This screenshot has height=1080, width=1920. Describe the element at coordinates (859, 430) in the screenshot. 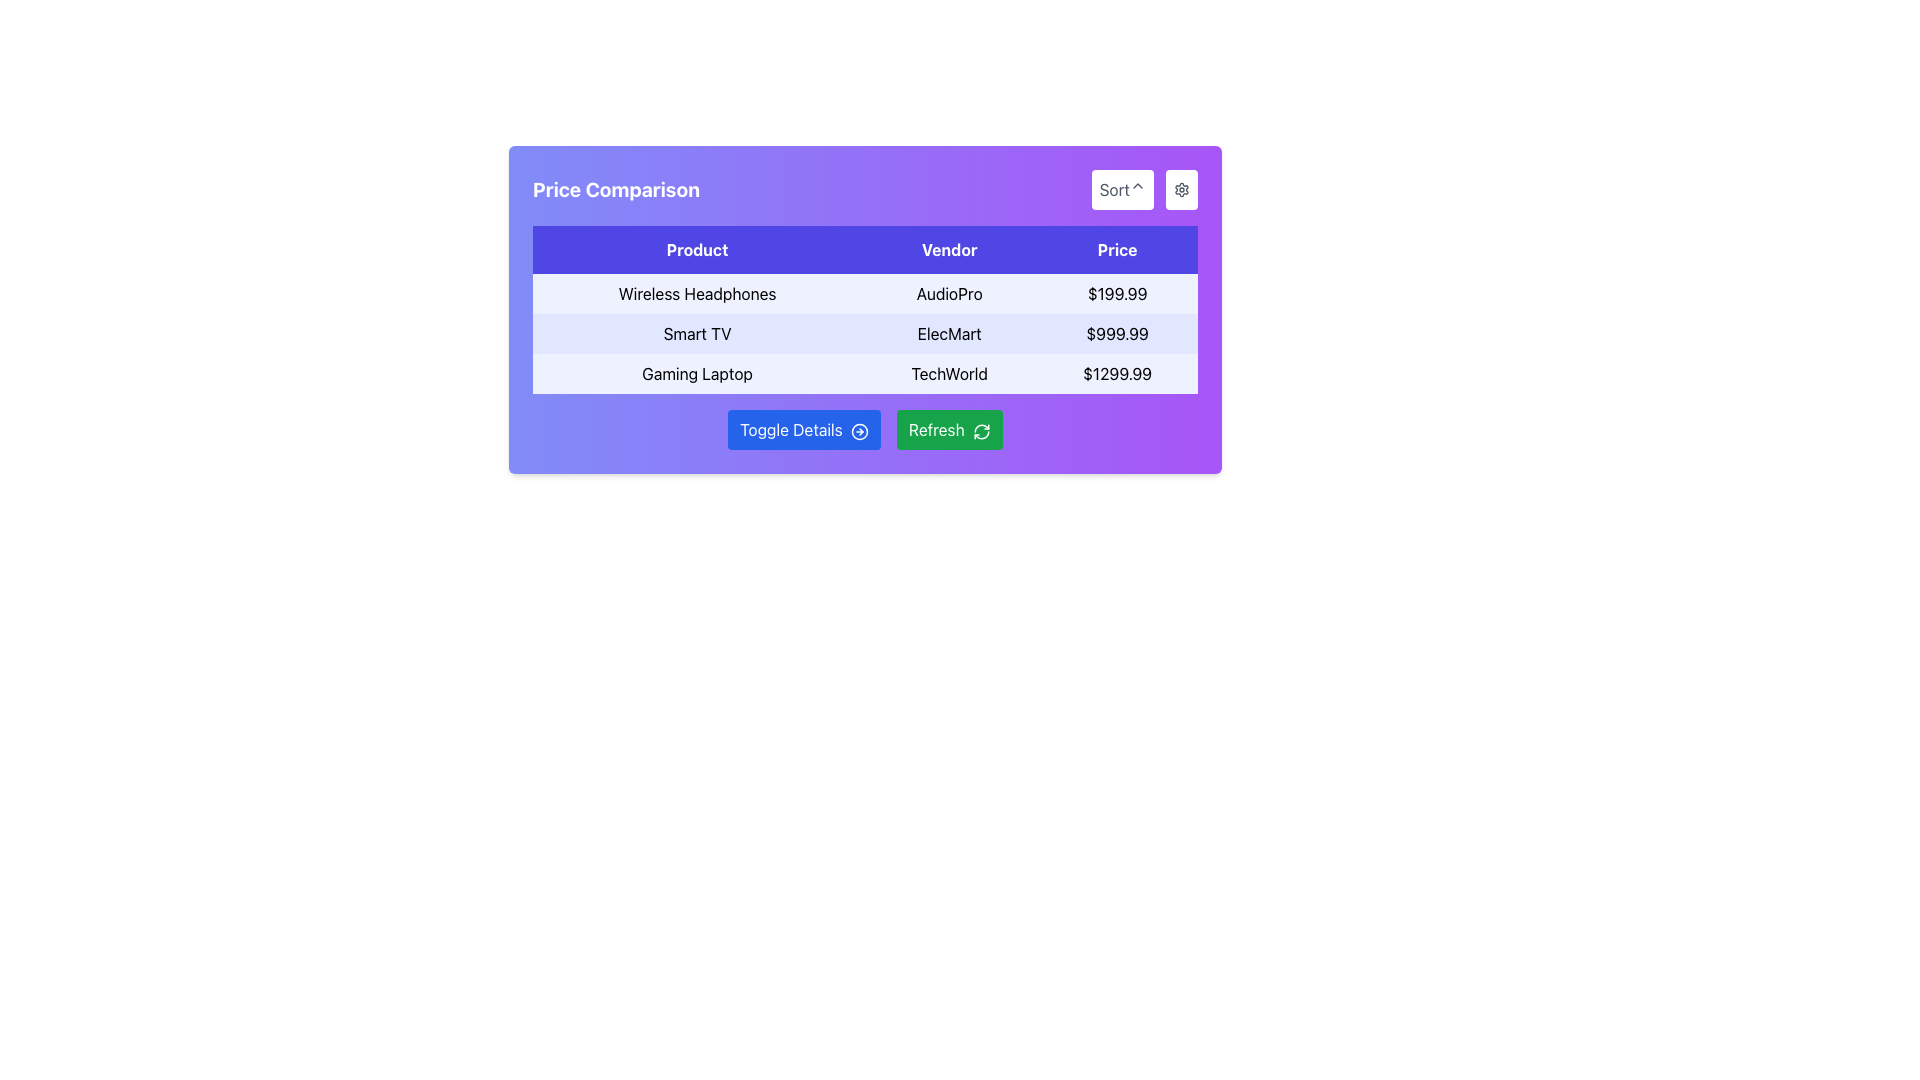

I see `the SVG Graphic (Circle within an Icon) to interact with the associated 'Toggle Details' button, which allows toggling visibility of additional details` at that location.